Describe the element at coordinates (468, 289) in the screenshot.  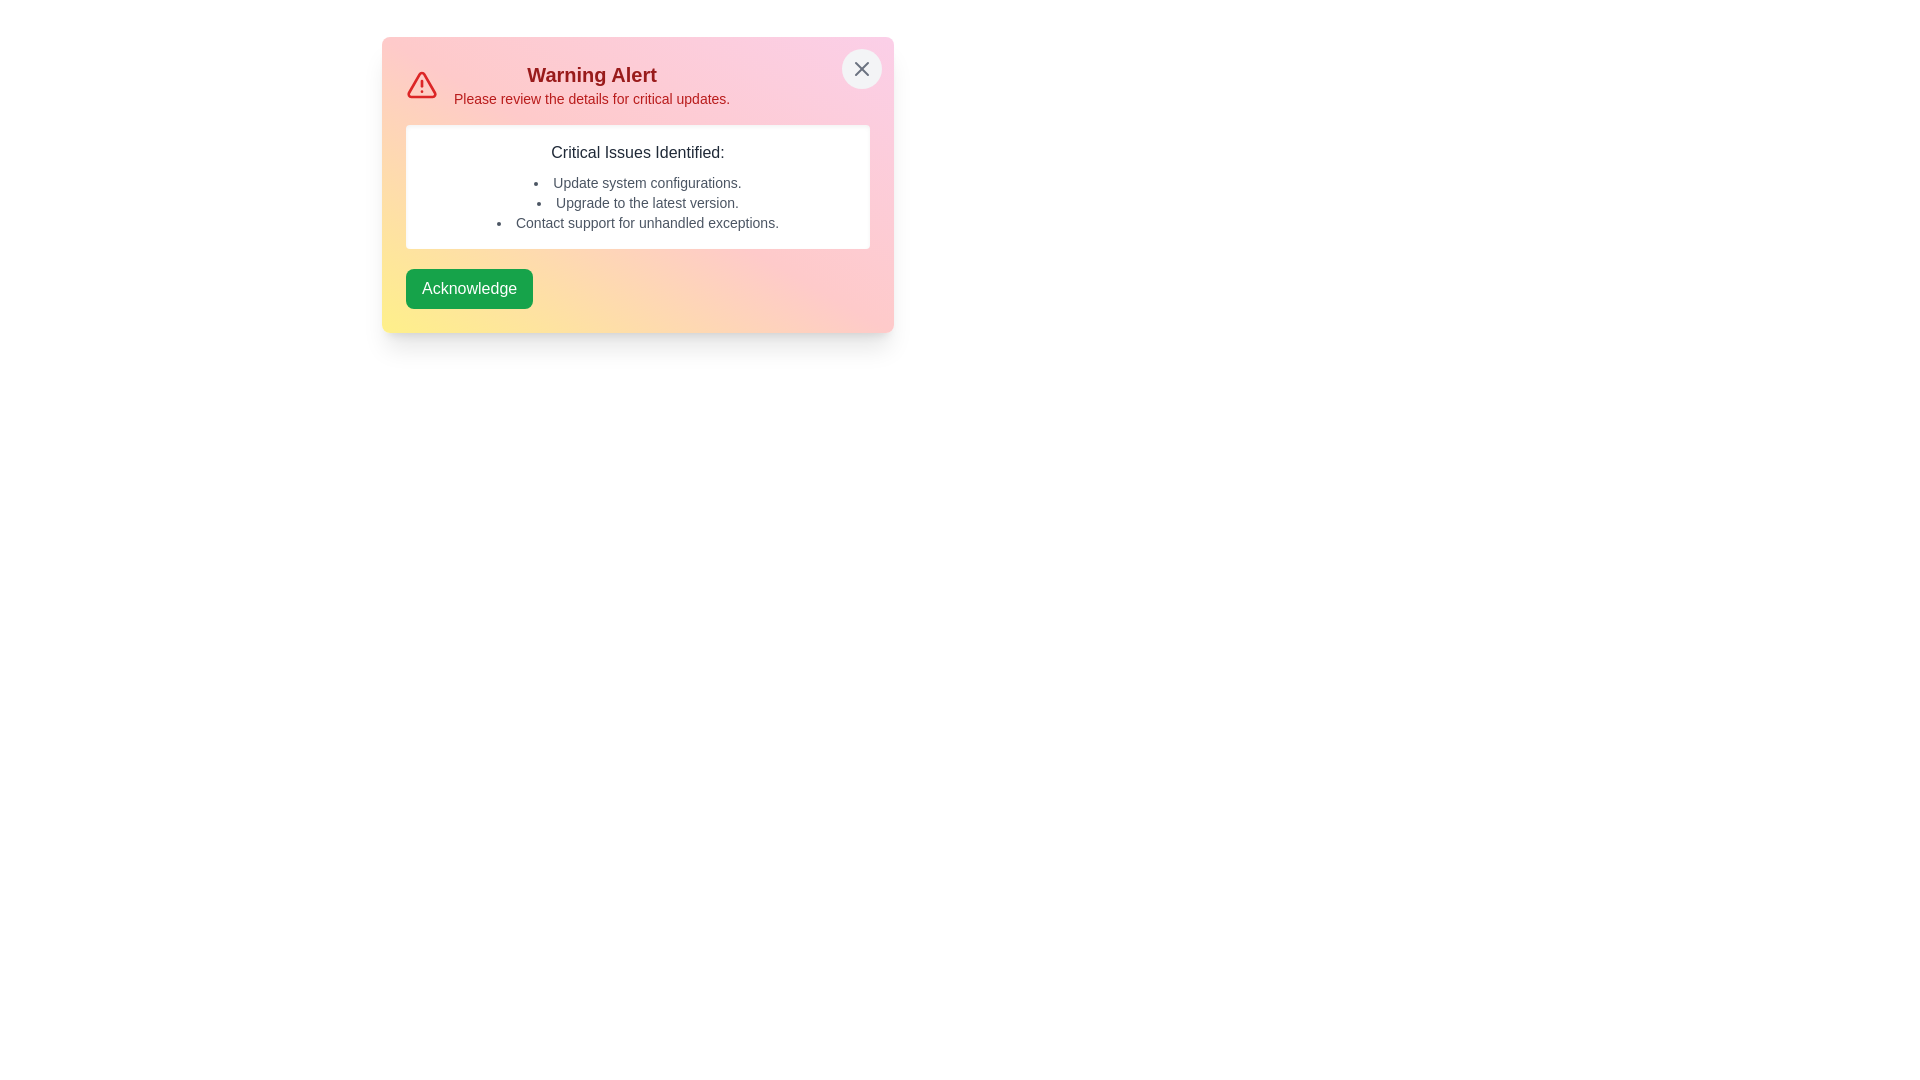
I see `the 'Acknowledge' button to acknowledge the alert` at that location.